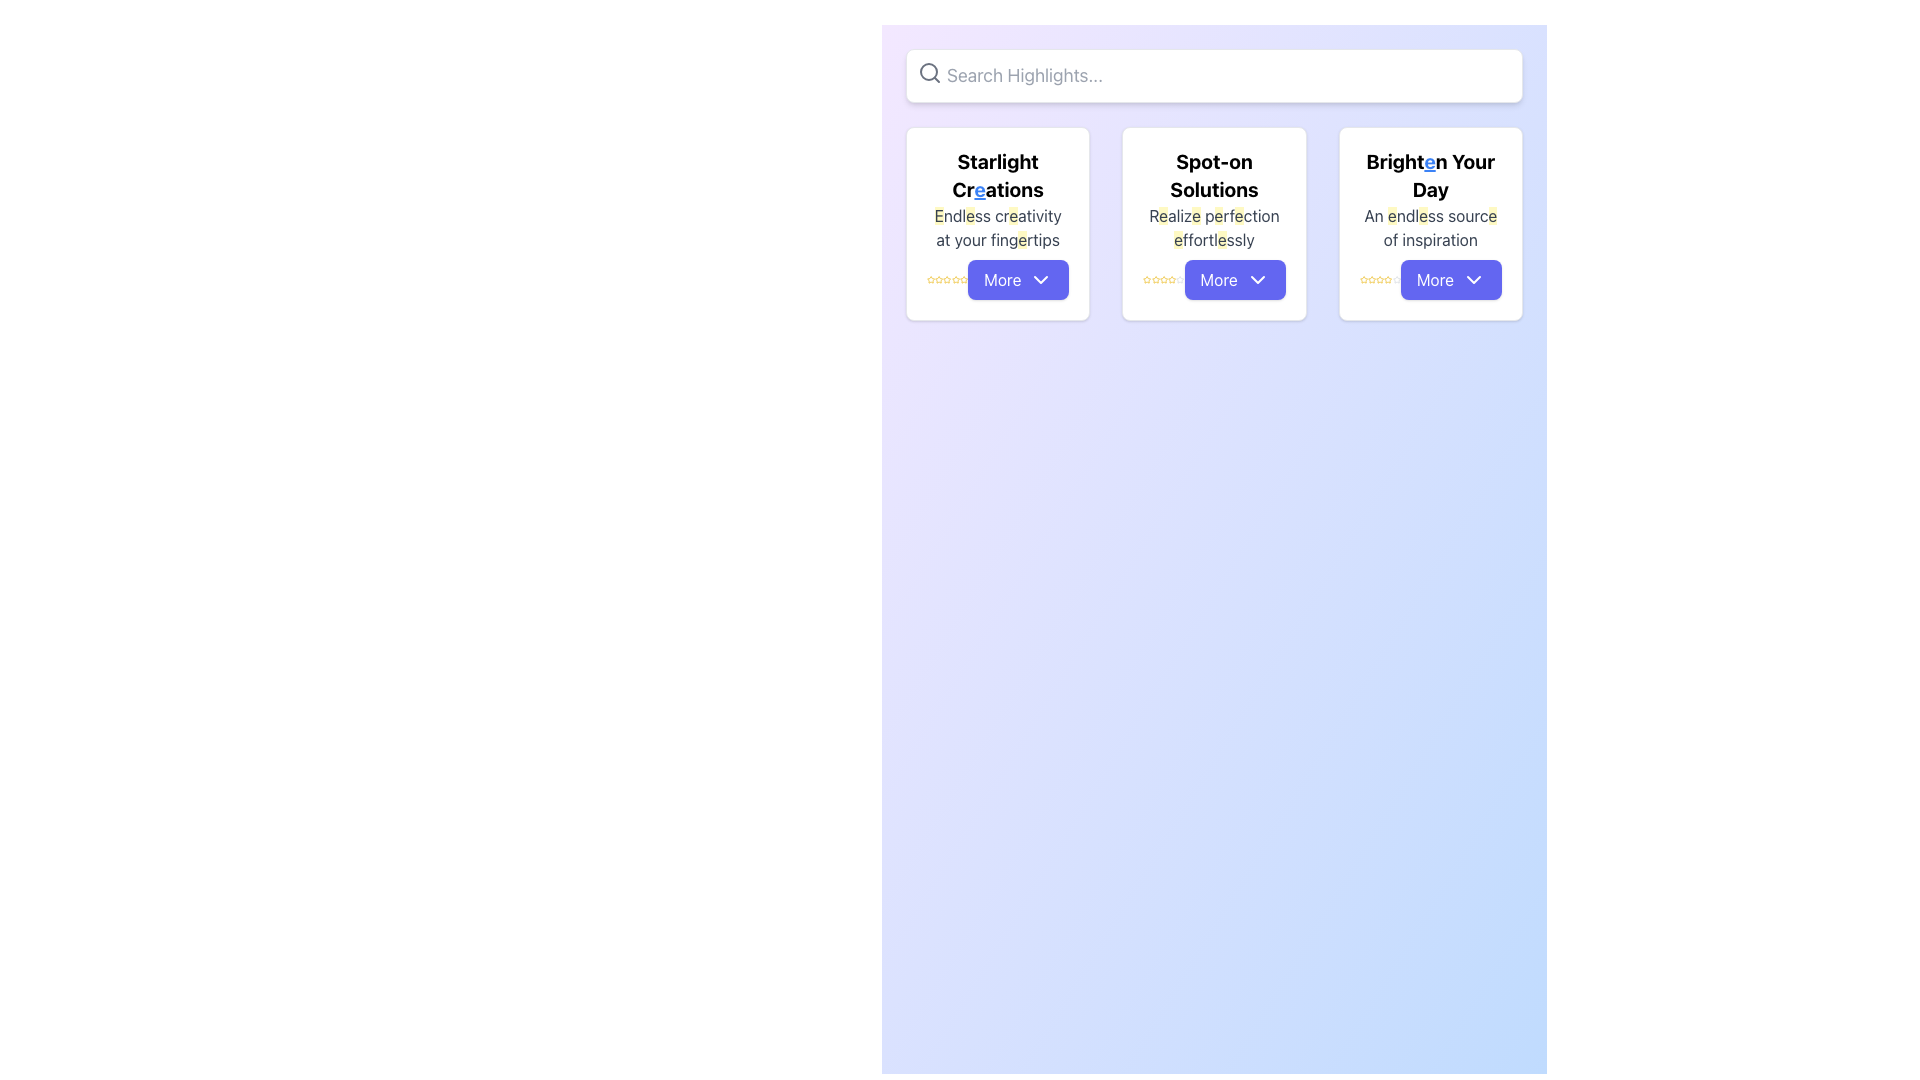 The height and width of the screenshot is (1080, 1920). What do you see at coordinates (1172, 280) in the screenshot?
I see `the sixth star in the rating system located in the card labeled 'Spot-on Solutions'` at bounding box center [1172, 280].